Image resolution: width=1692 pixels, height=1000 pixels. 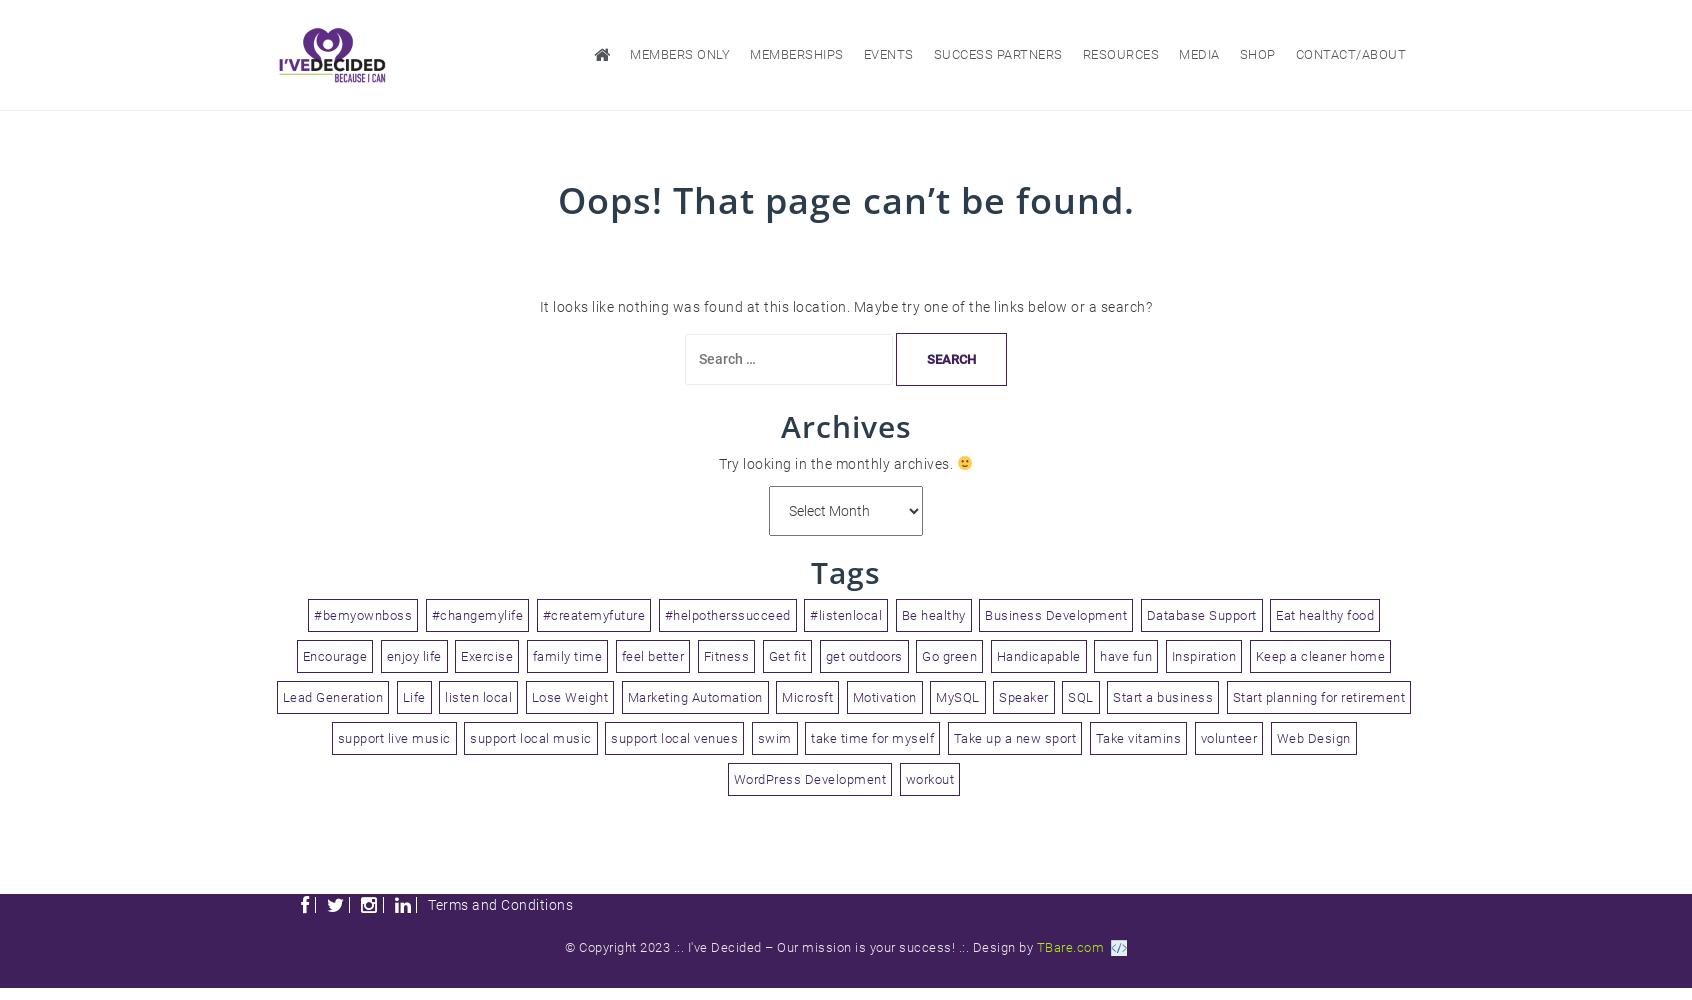 What do you see at coordinates (362, 613) in the screenshot?
I see `'#bemyownboss'` at bounding box center [362, 613].